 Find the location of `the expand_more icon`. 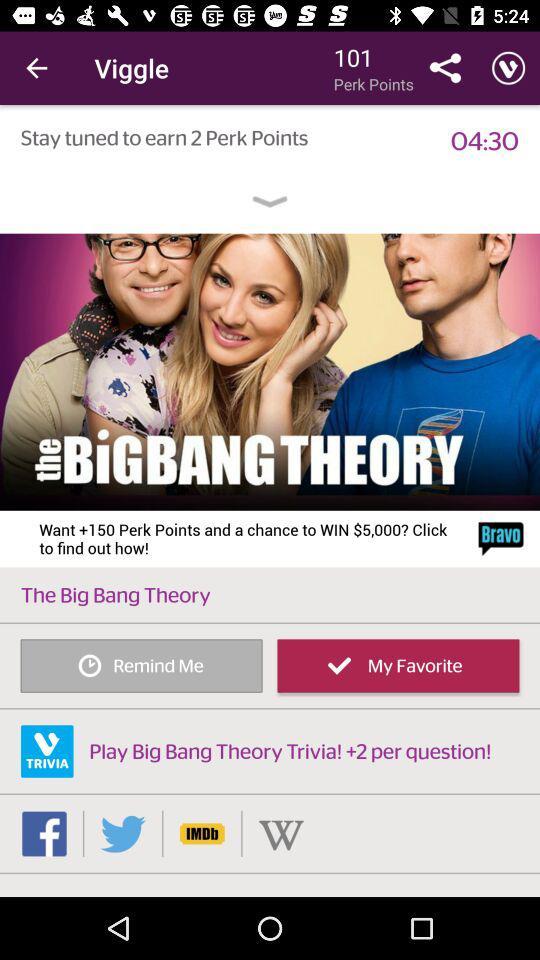

the expand_more icon is located at coordinates (270, 202).